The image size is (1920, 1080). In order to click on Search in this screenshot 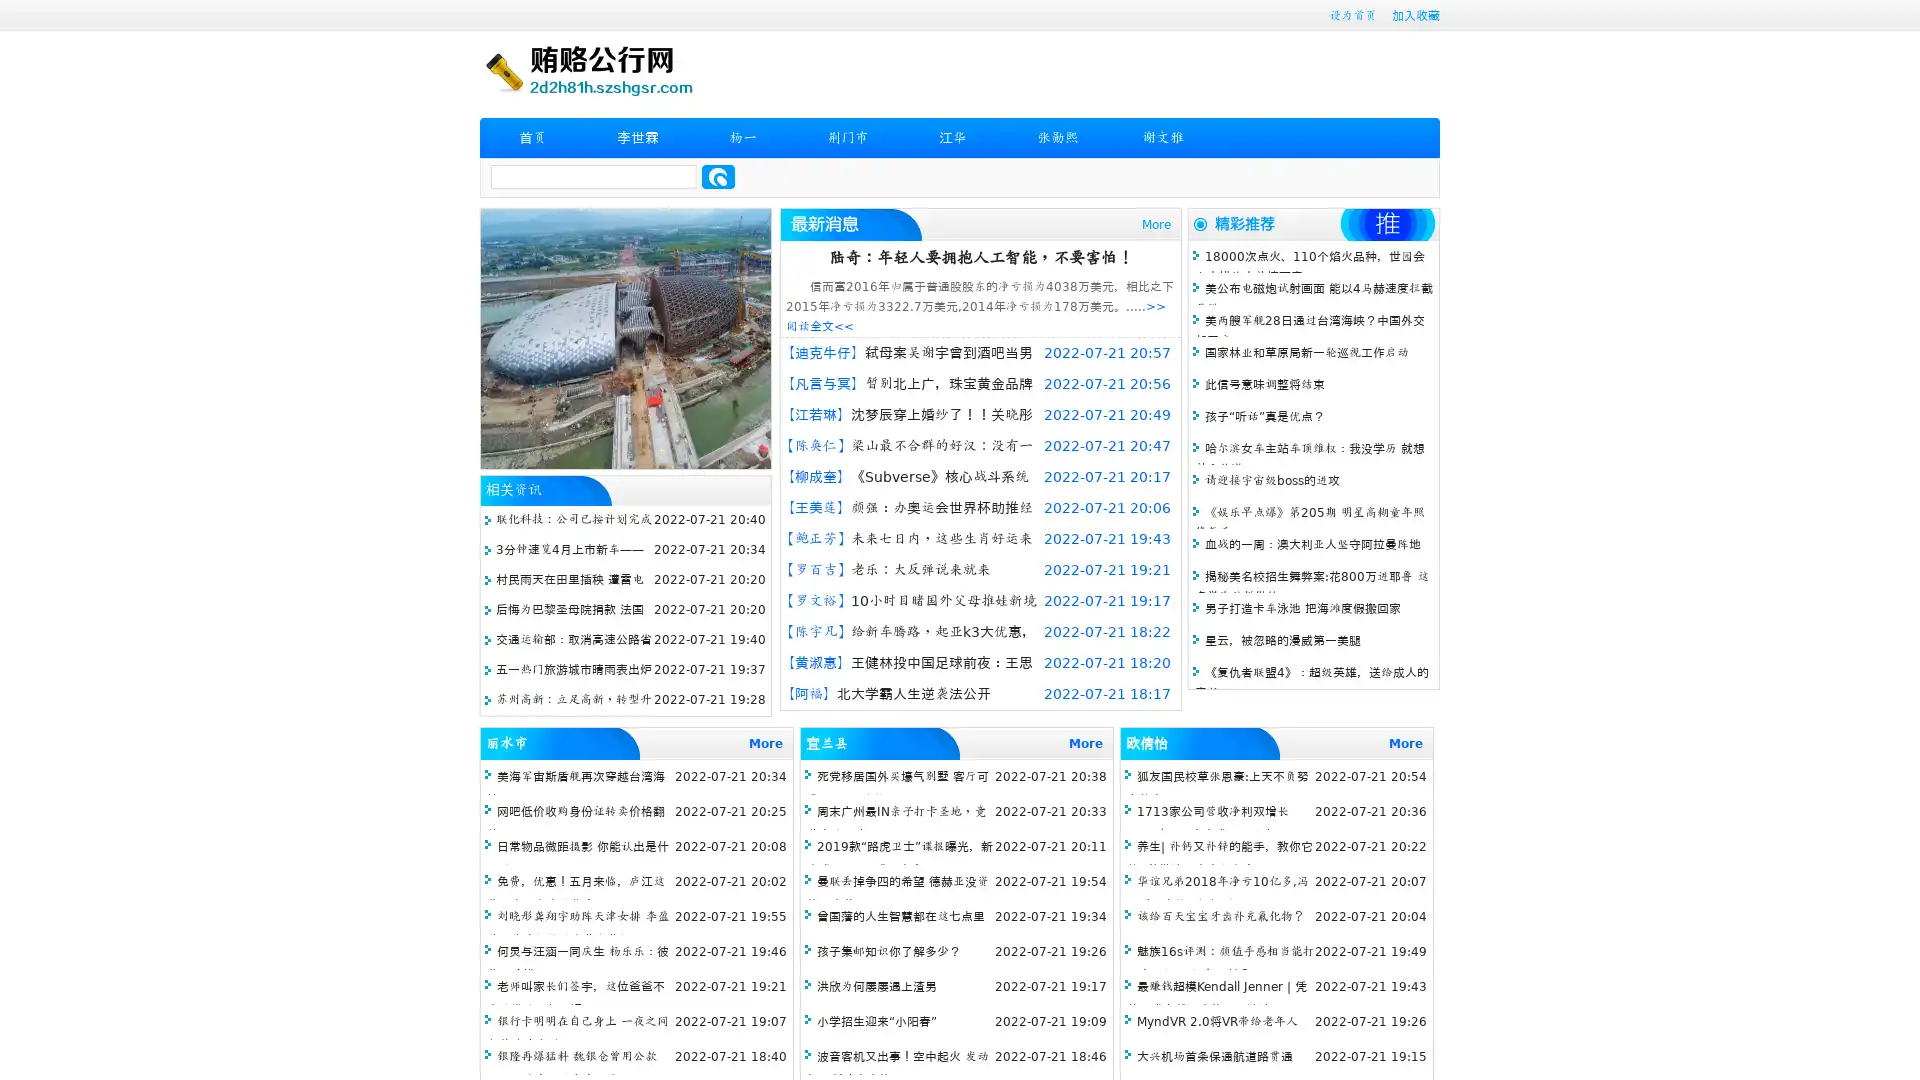, I will do `click(718, 176)`.